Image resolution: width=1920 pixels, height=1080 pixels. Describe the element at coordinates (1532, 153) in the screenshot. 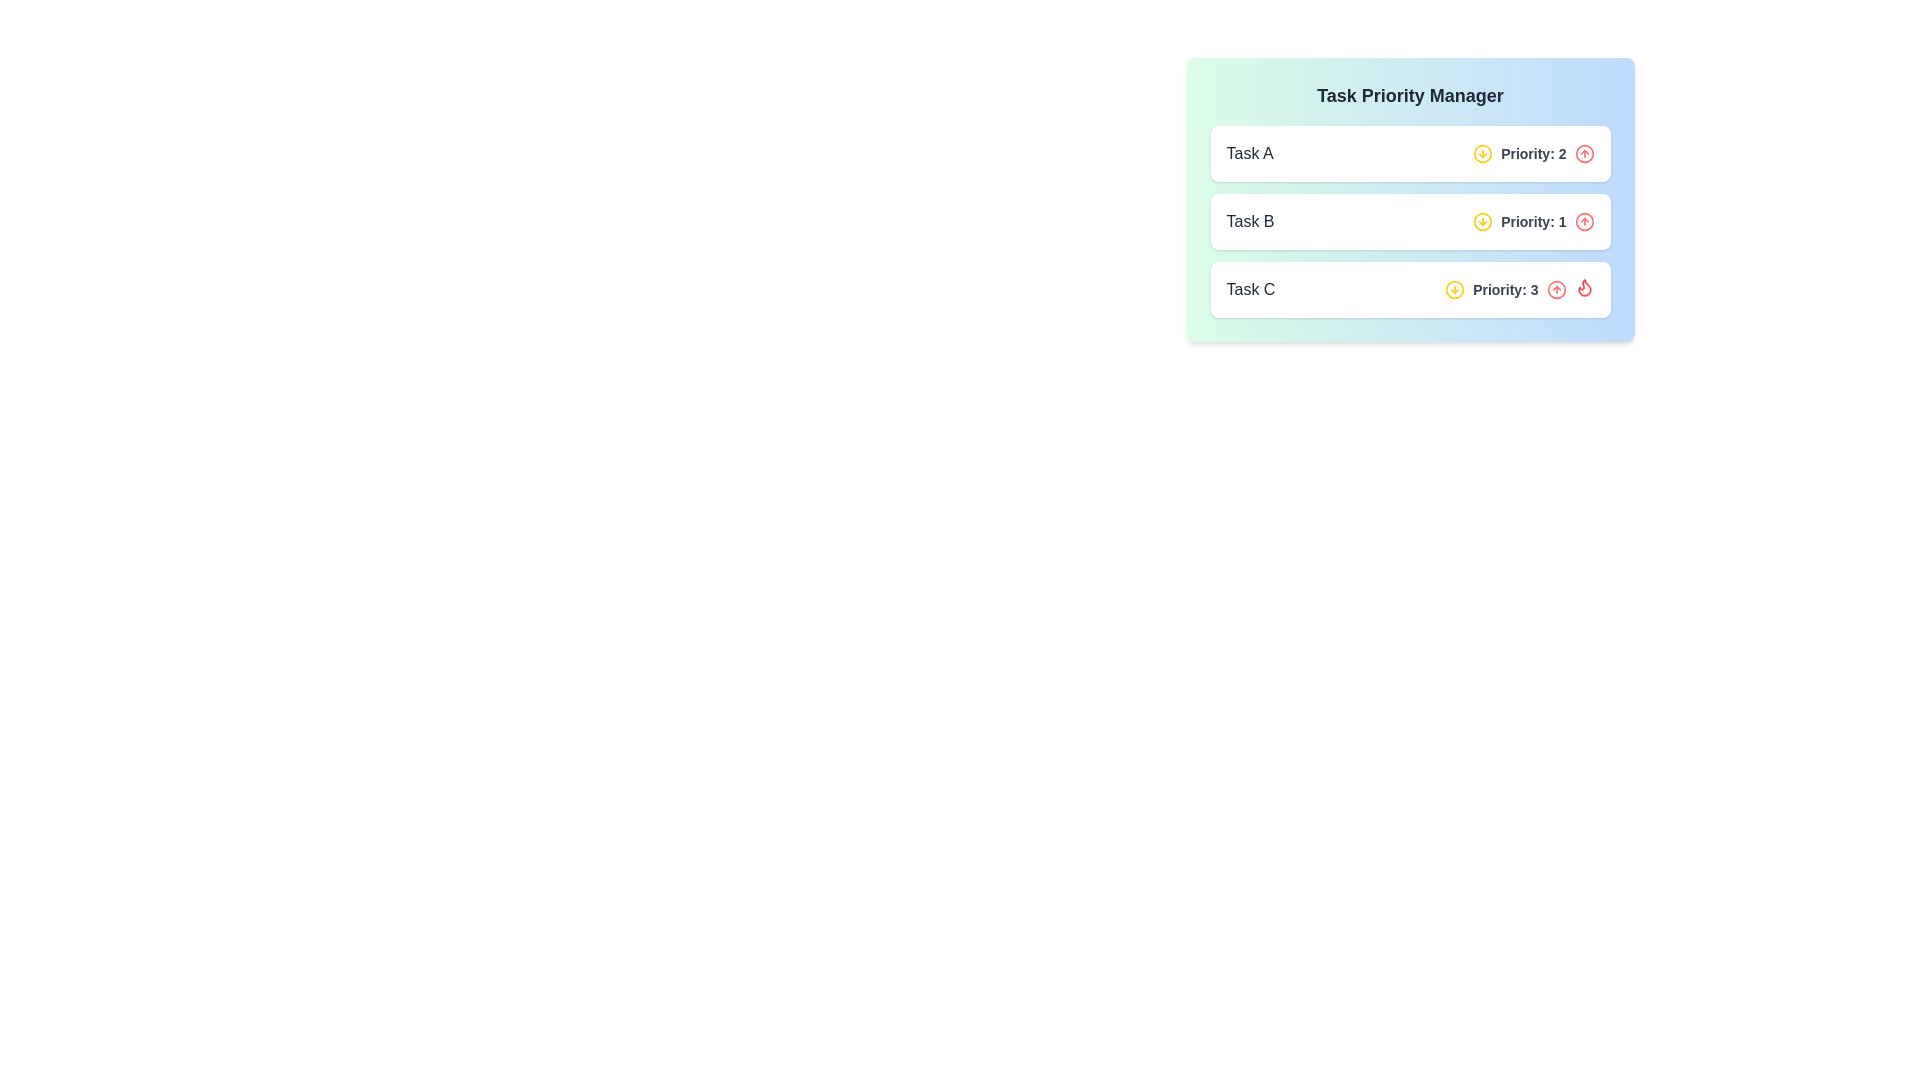

I see `the label displaying 'Priority: 2' with yellow downward and red upward arrow icons, located in the first task row of the 'Task Priority Manager' interface` at that location.